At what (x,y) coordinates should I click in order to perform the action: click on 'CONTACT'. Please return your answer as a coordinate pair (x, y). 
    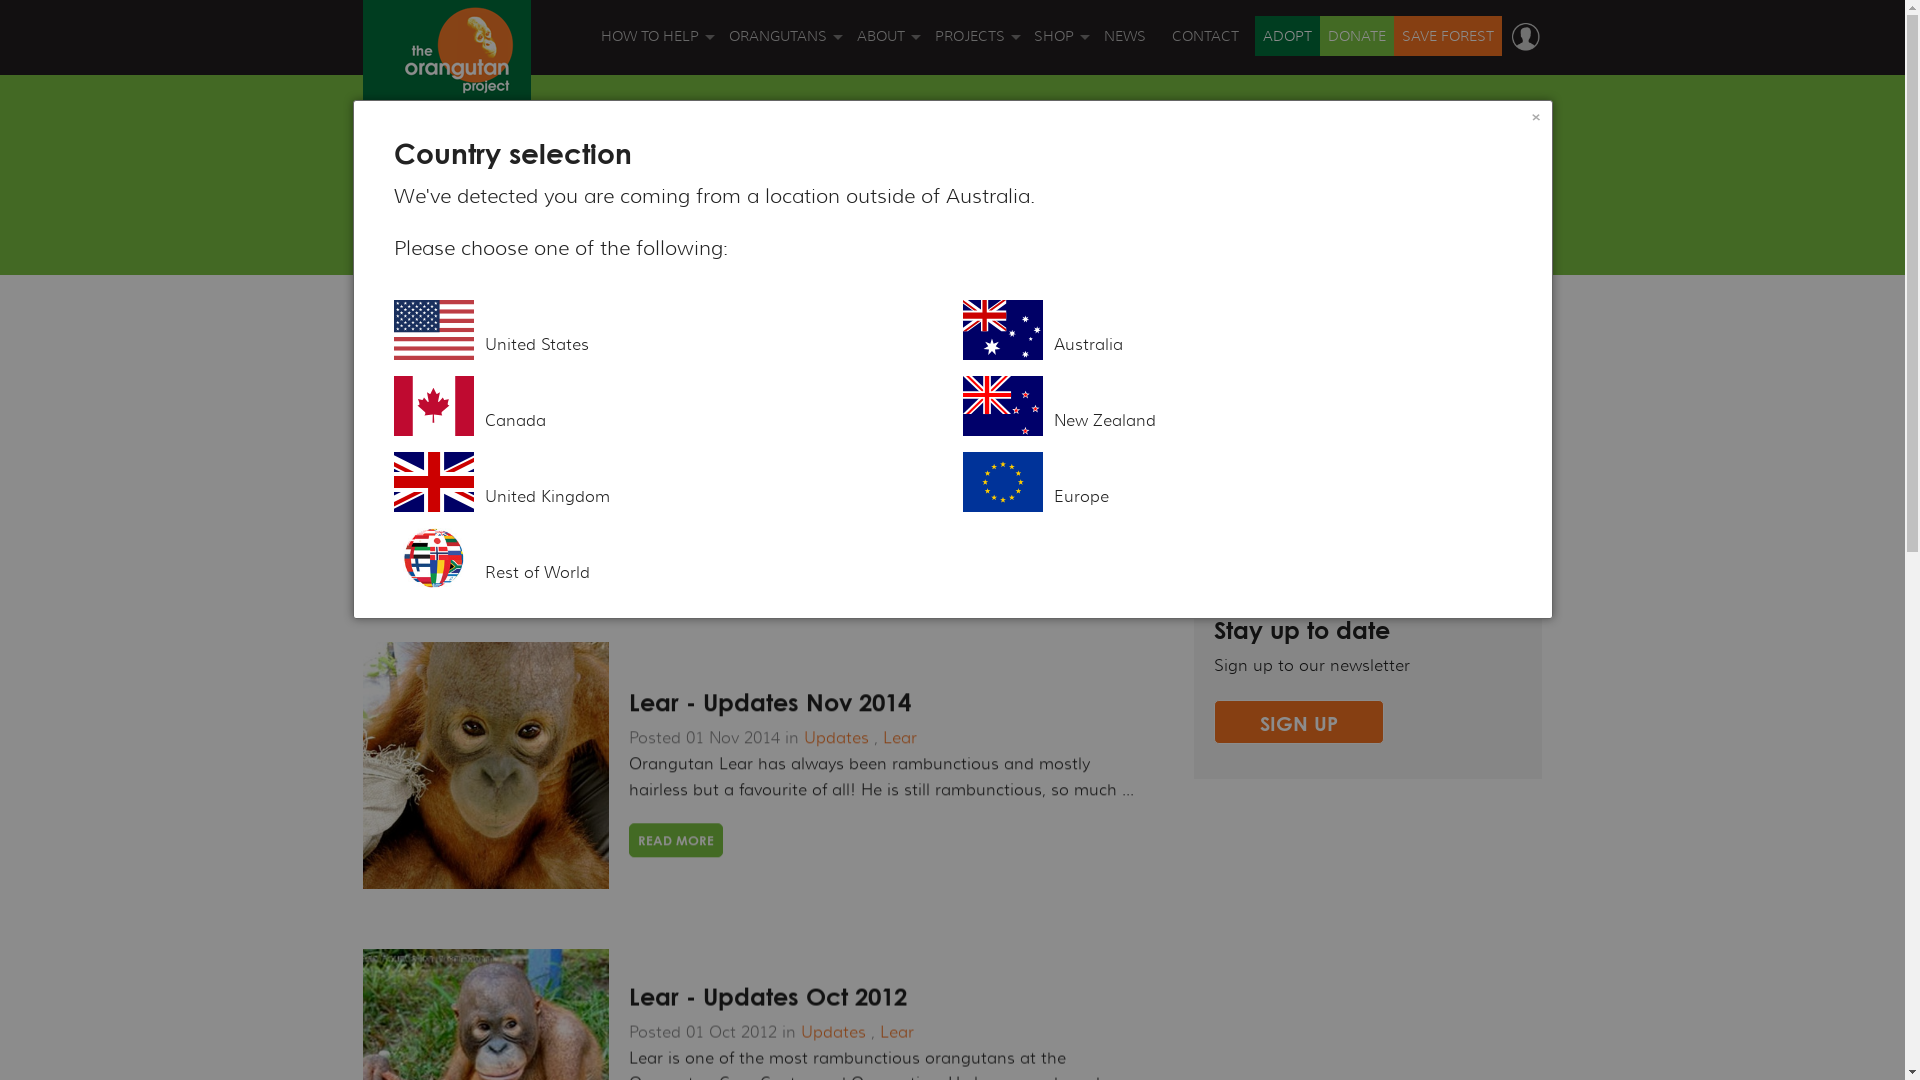
    Looking at the image, I should click on (1208, 35).